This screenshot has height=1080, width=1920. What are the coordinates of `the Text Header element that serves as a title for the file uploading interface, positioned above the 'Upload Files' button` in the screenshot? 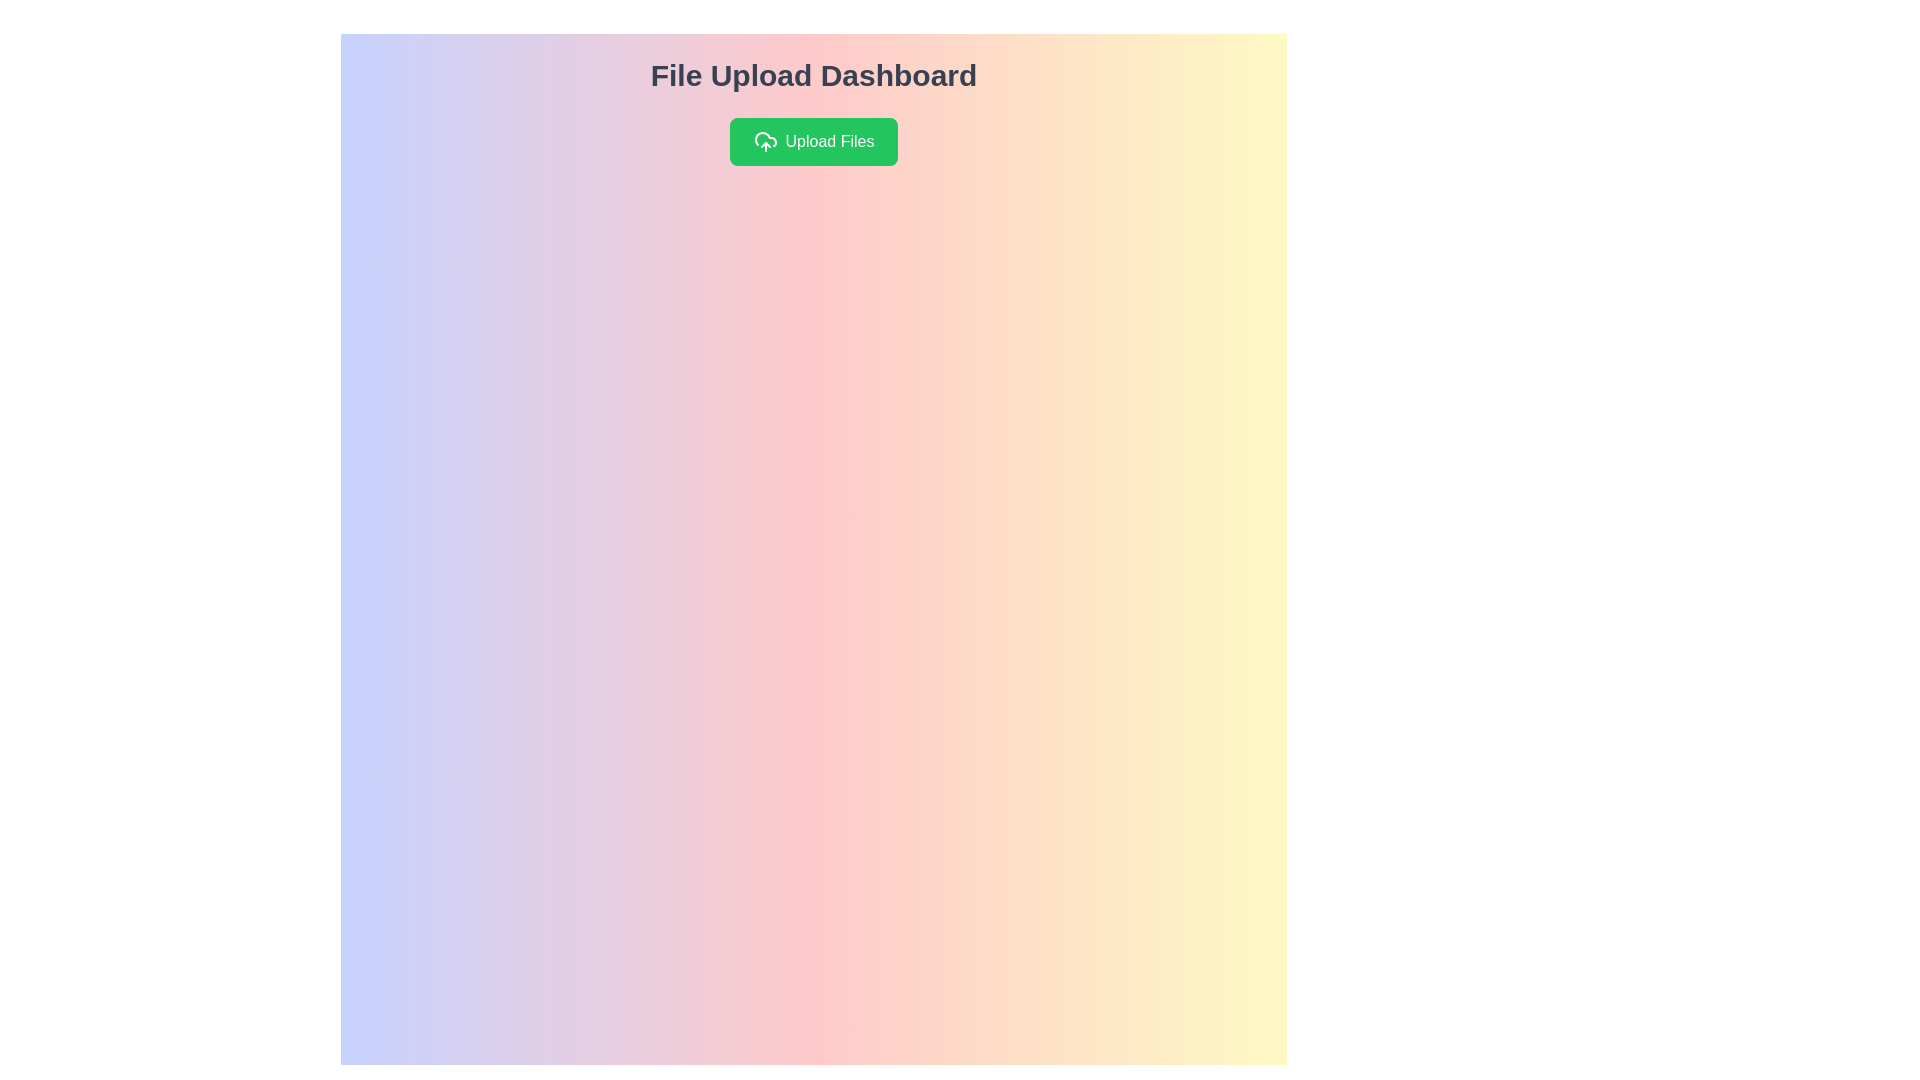 It's located at (814, 75).